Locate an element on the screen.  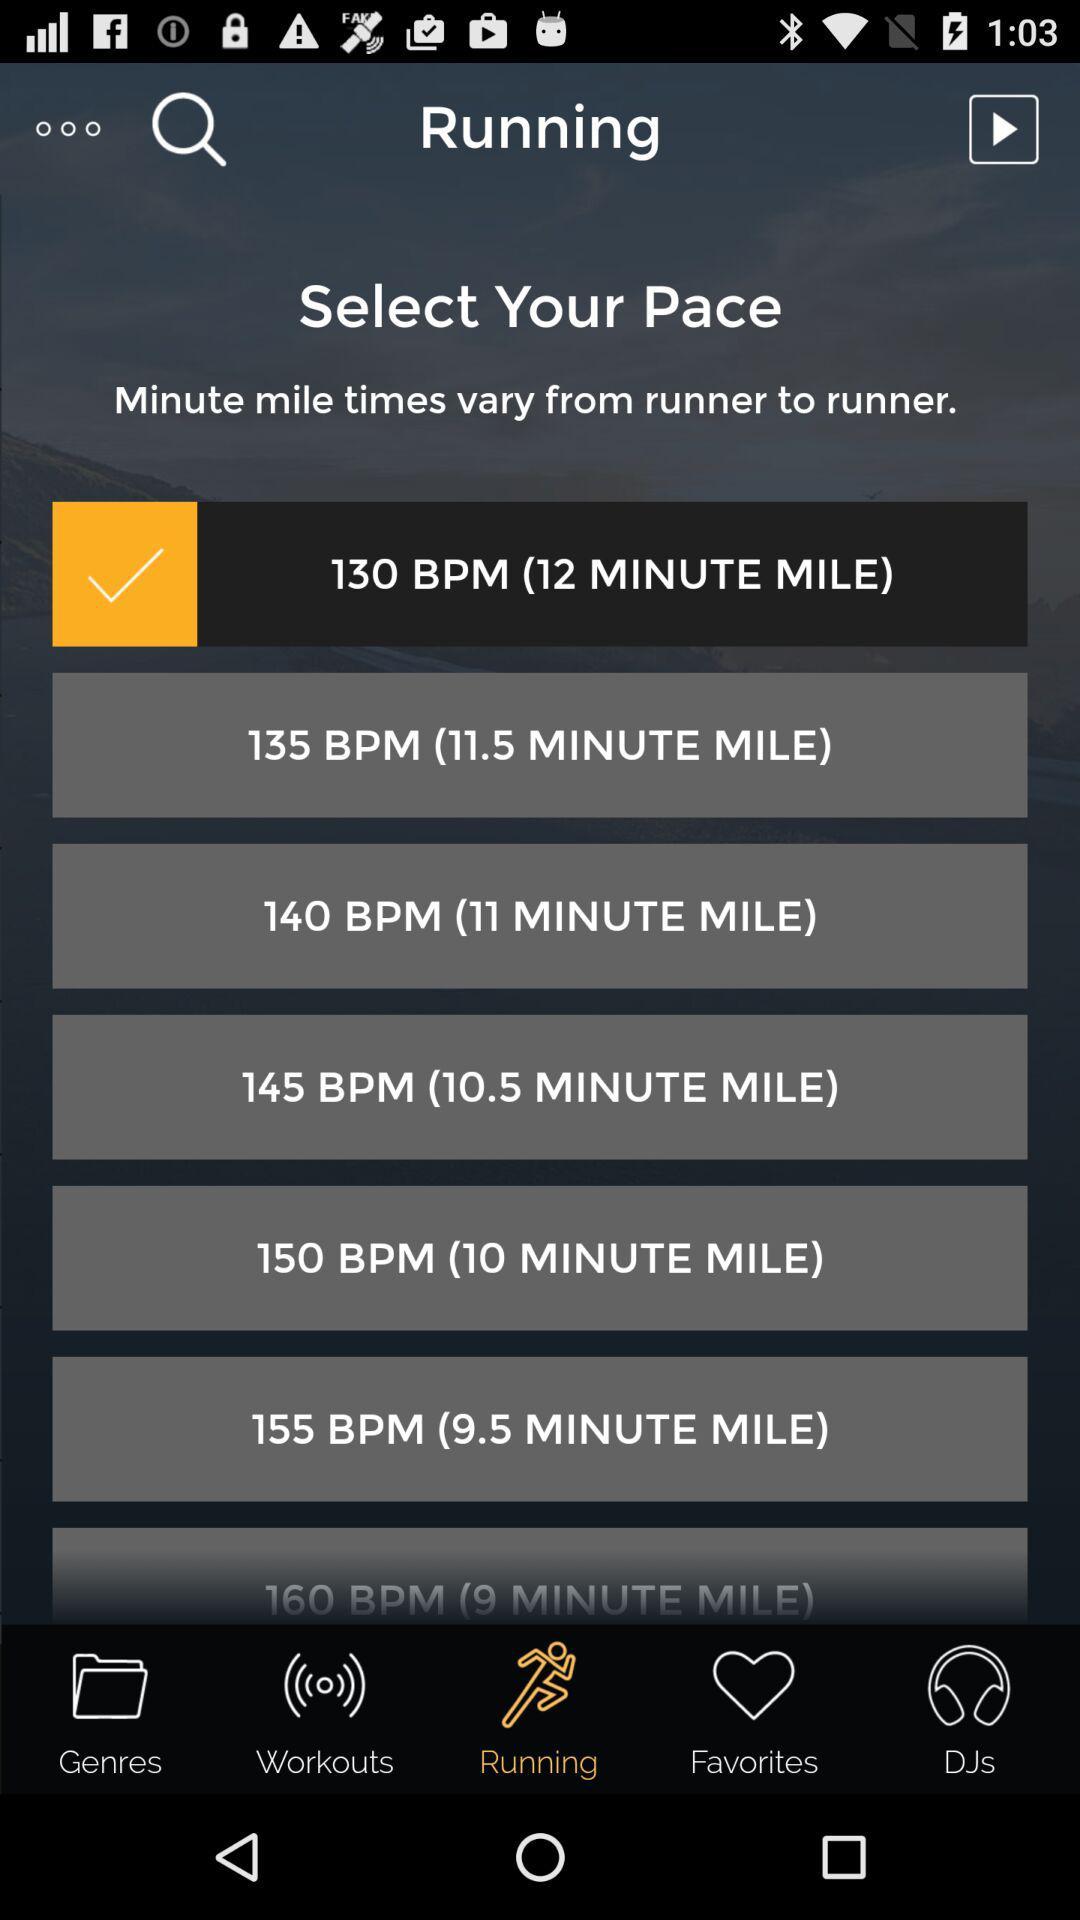
the item above the select your pace item is located at coordinates (1009, 127).